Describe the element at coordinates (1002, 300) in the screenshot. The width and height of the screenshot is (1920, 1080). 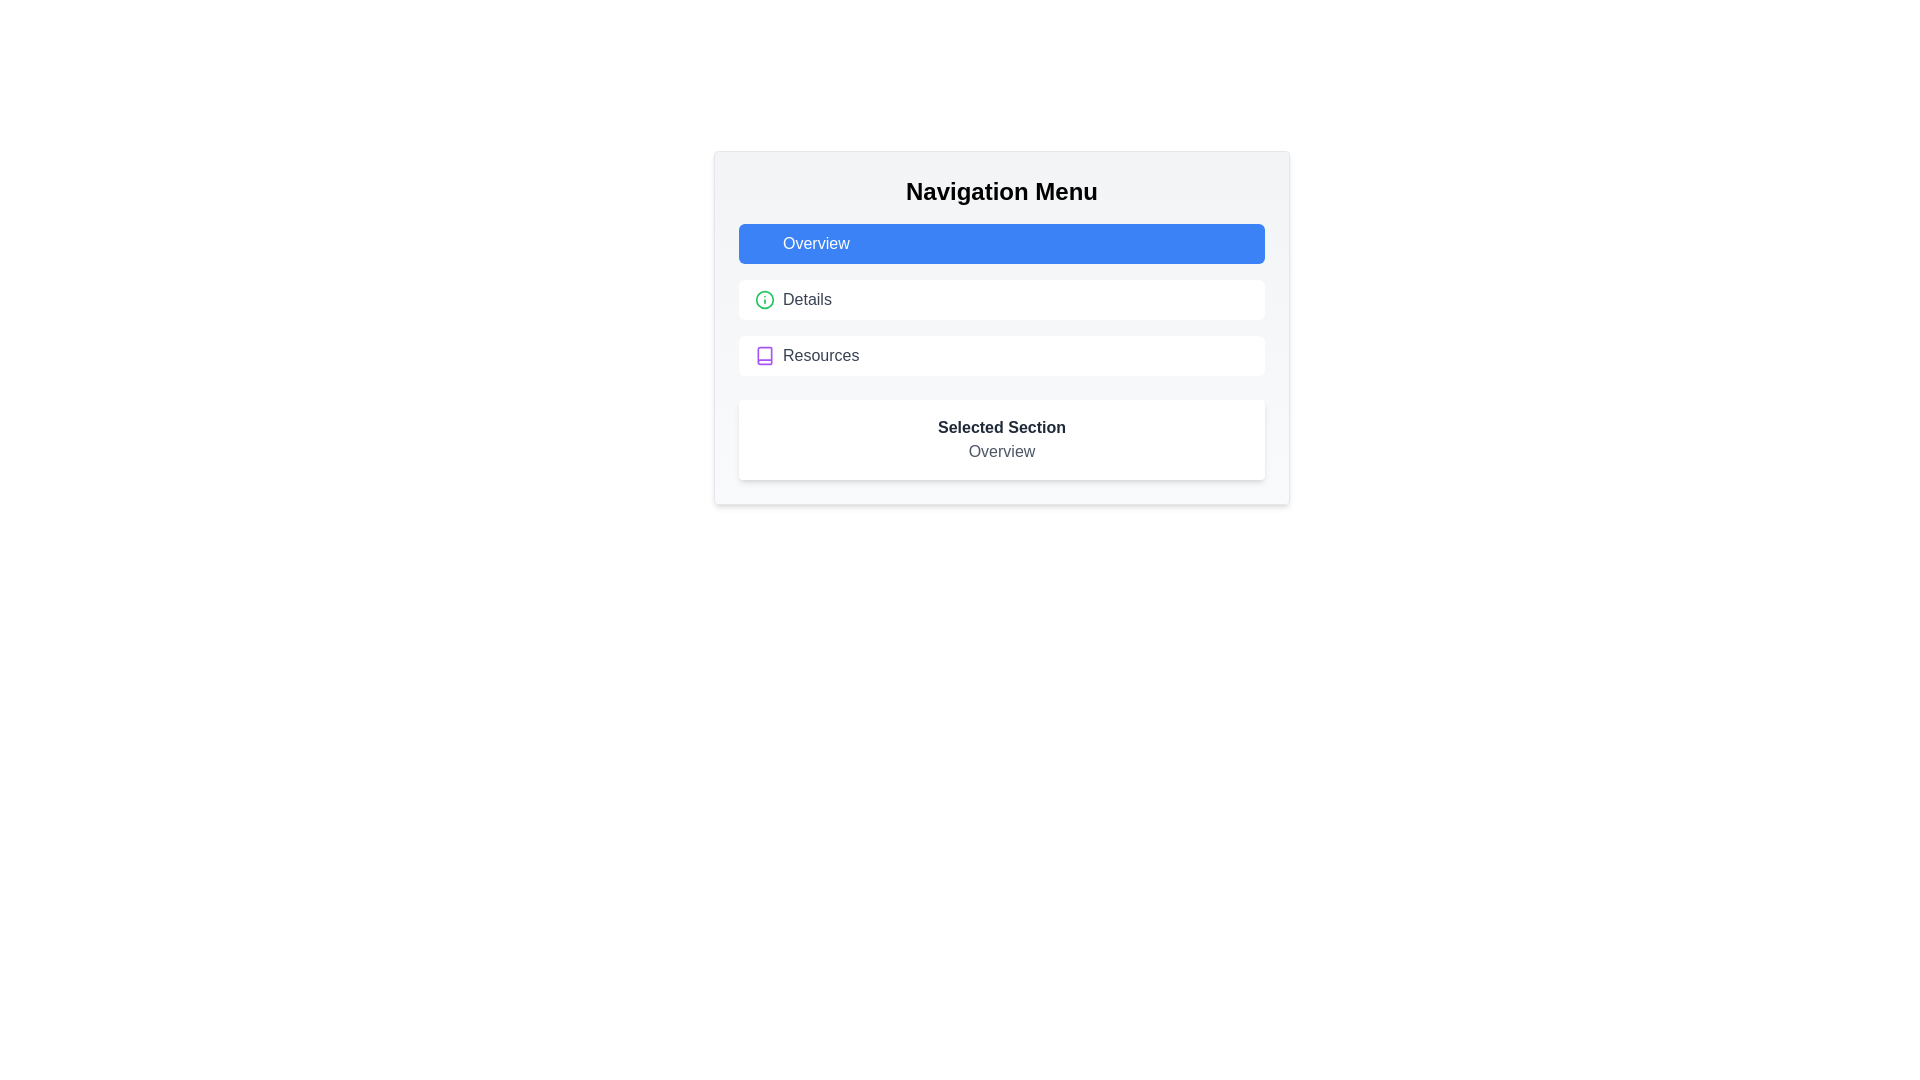
I see `the 'Details' navigation menu item` at that location.